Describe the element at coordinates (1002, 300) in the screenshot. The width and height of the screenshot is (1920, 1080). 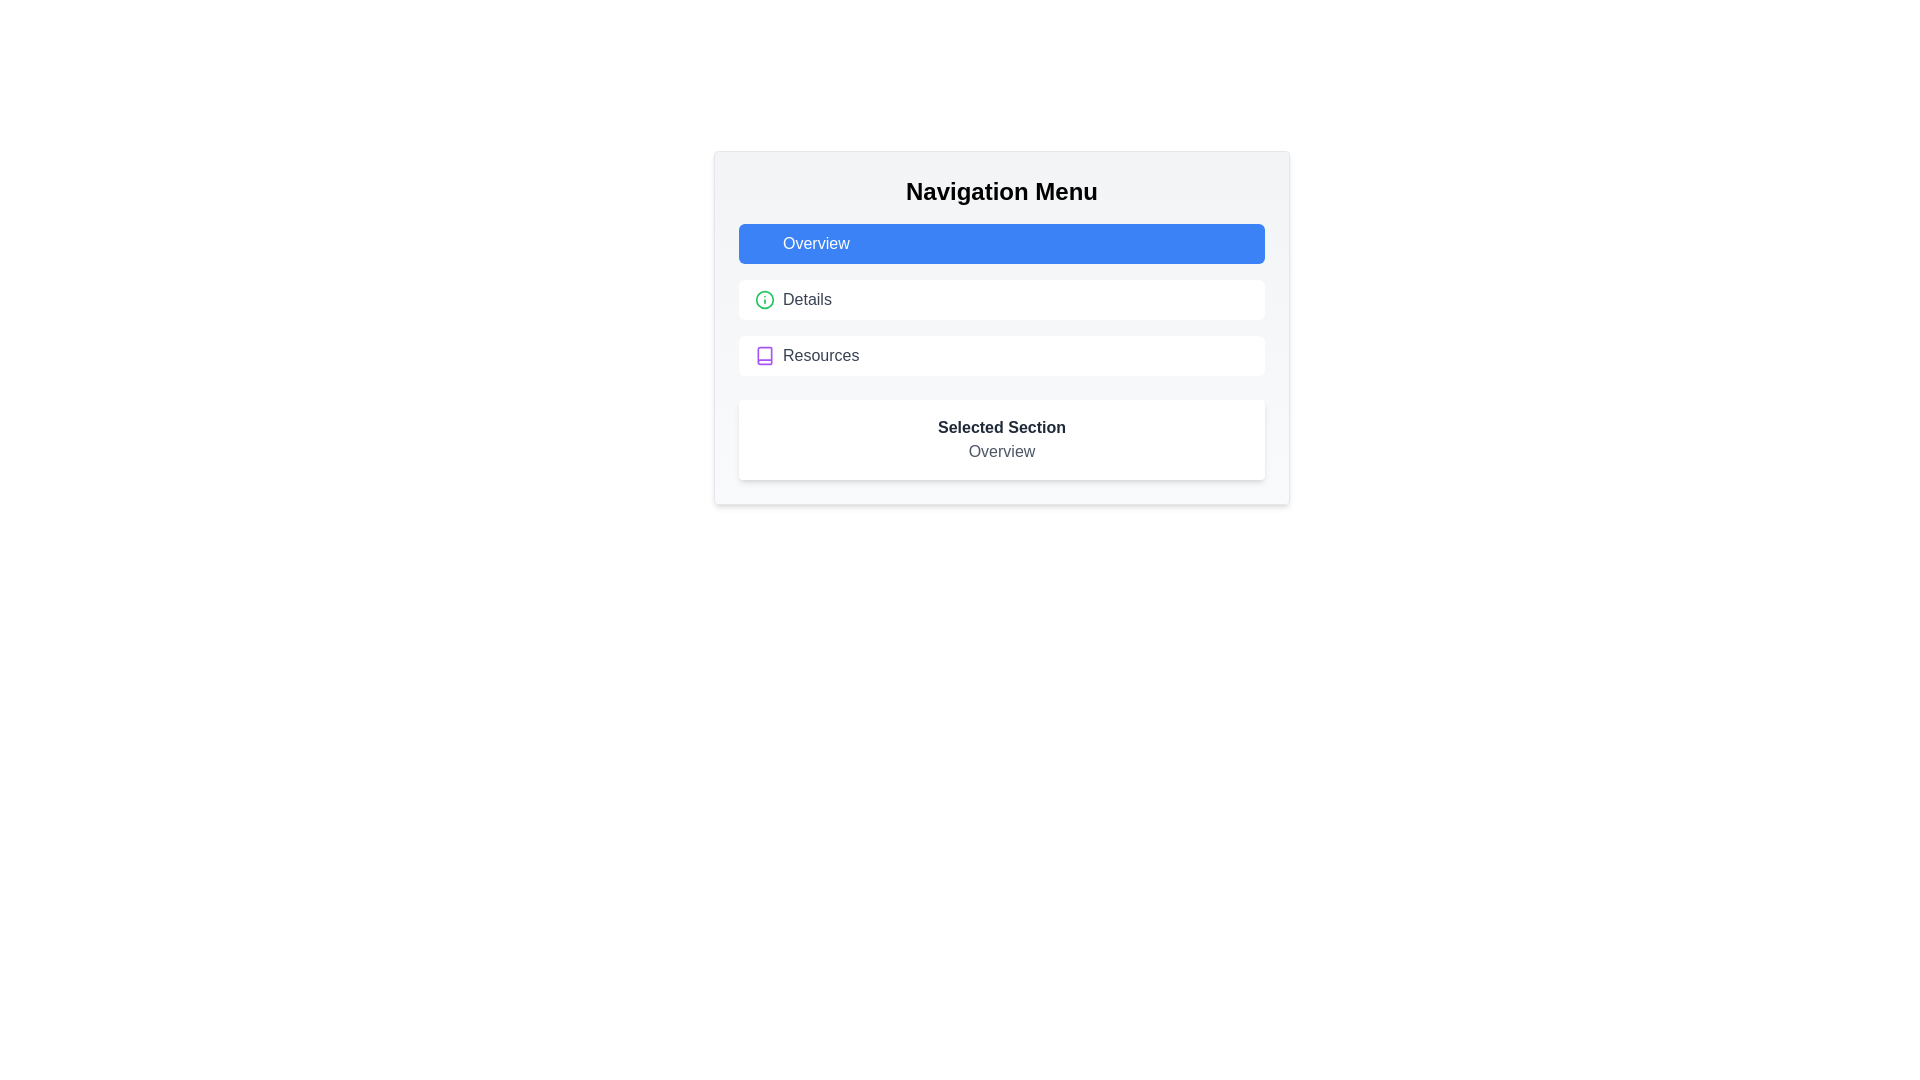
I see `the 'Details' navigation menu item` at that location.